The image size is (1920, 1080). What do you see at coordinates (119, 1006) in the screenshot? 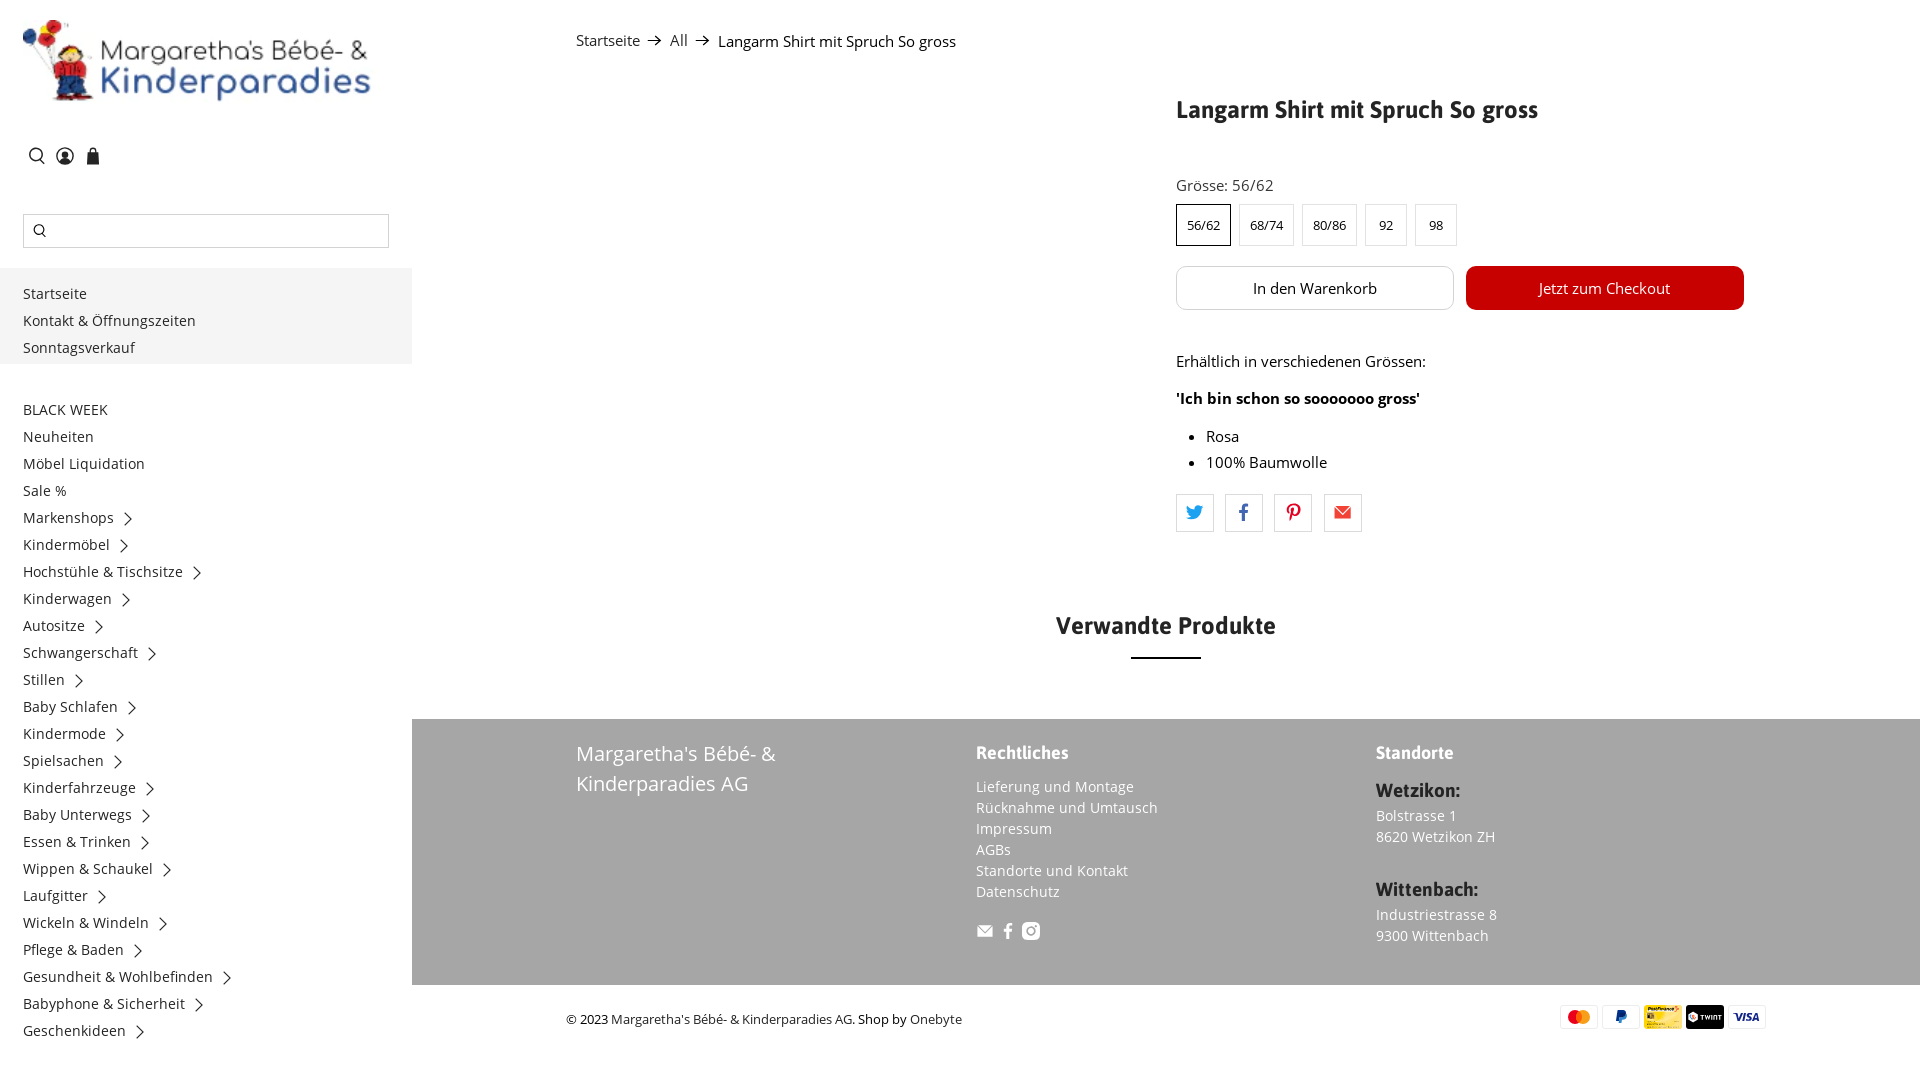
I see `'Babyphone & Sicherheit'` at bounding box center [119, 1006].